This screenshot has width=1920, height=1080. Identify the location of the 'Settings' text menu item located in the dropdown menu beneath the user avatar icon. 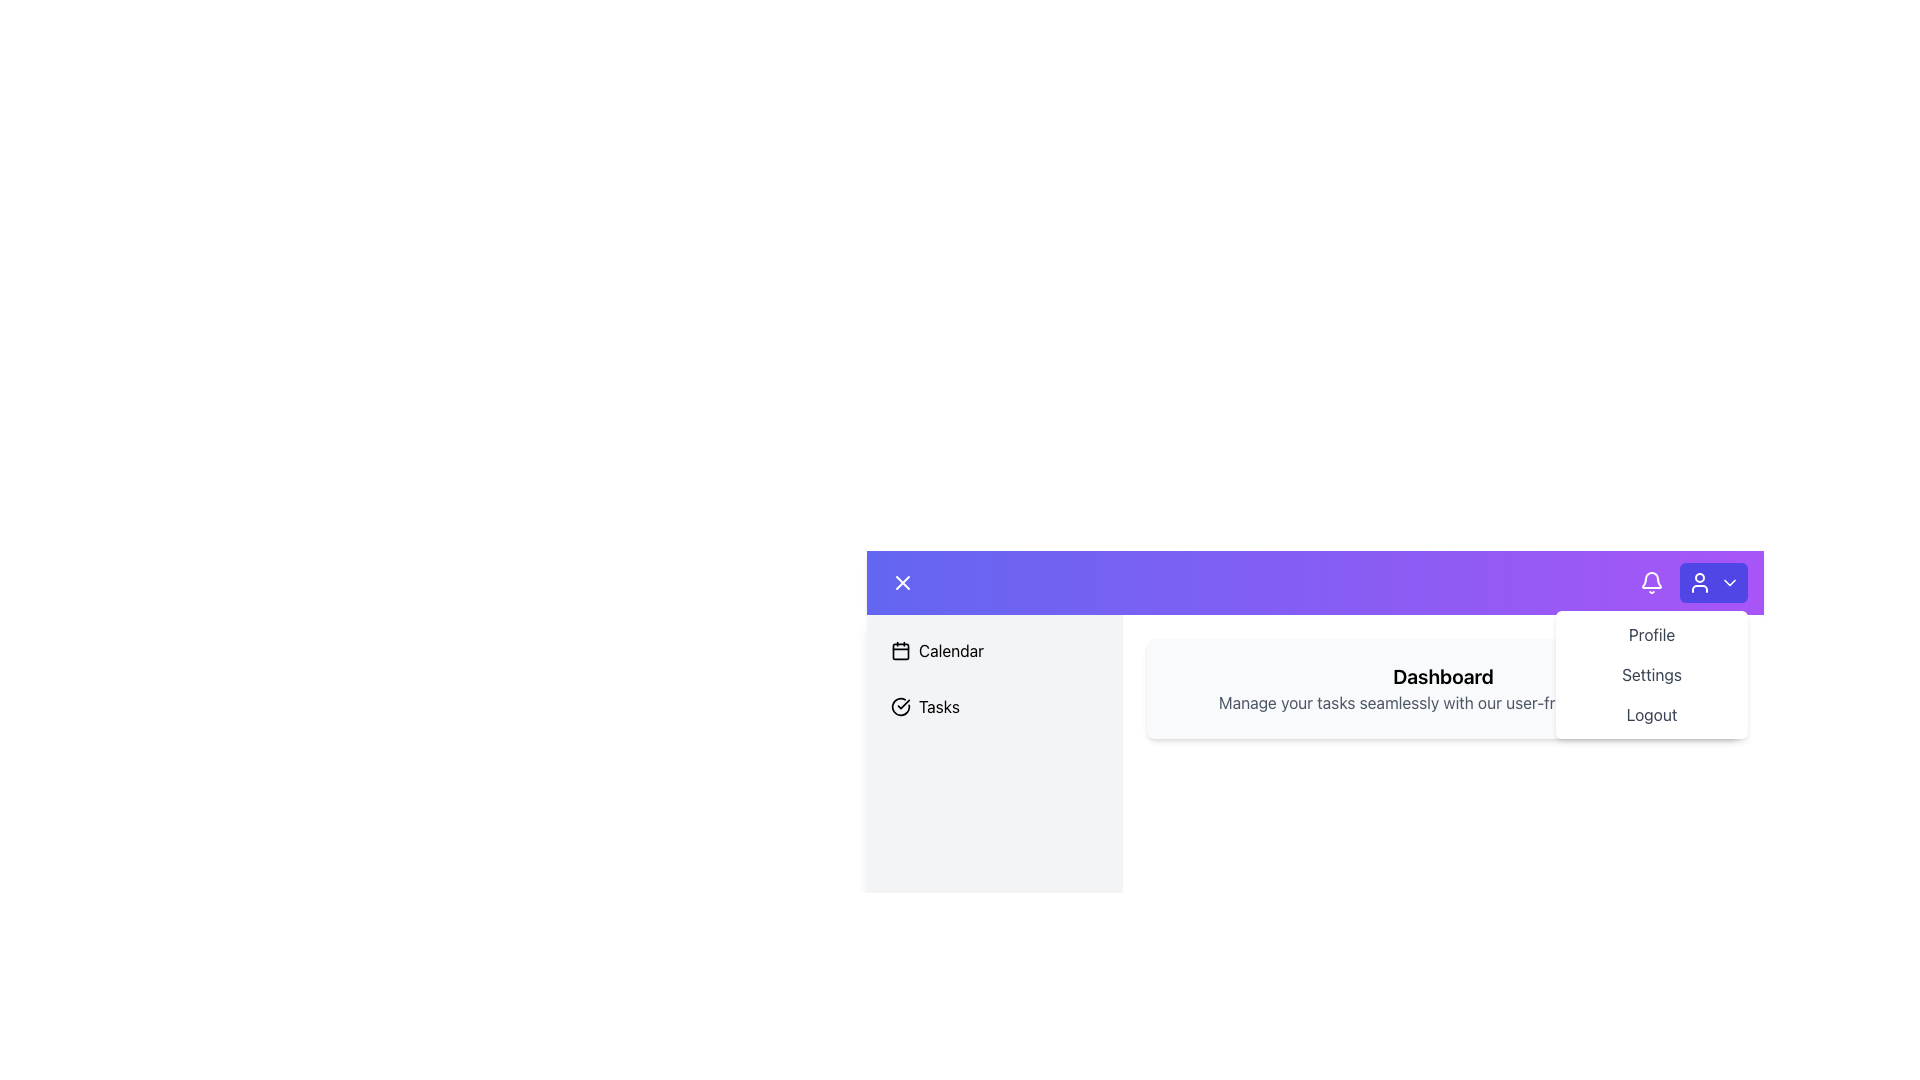
(1651, 675).